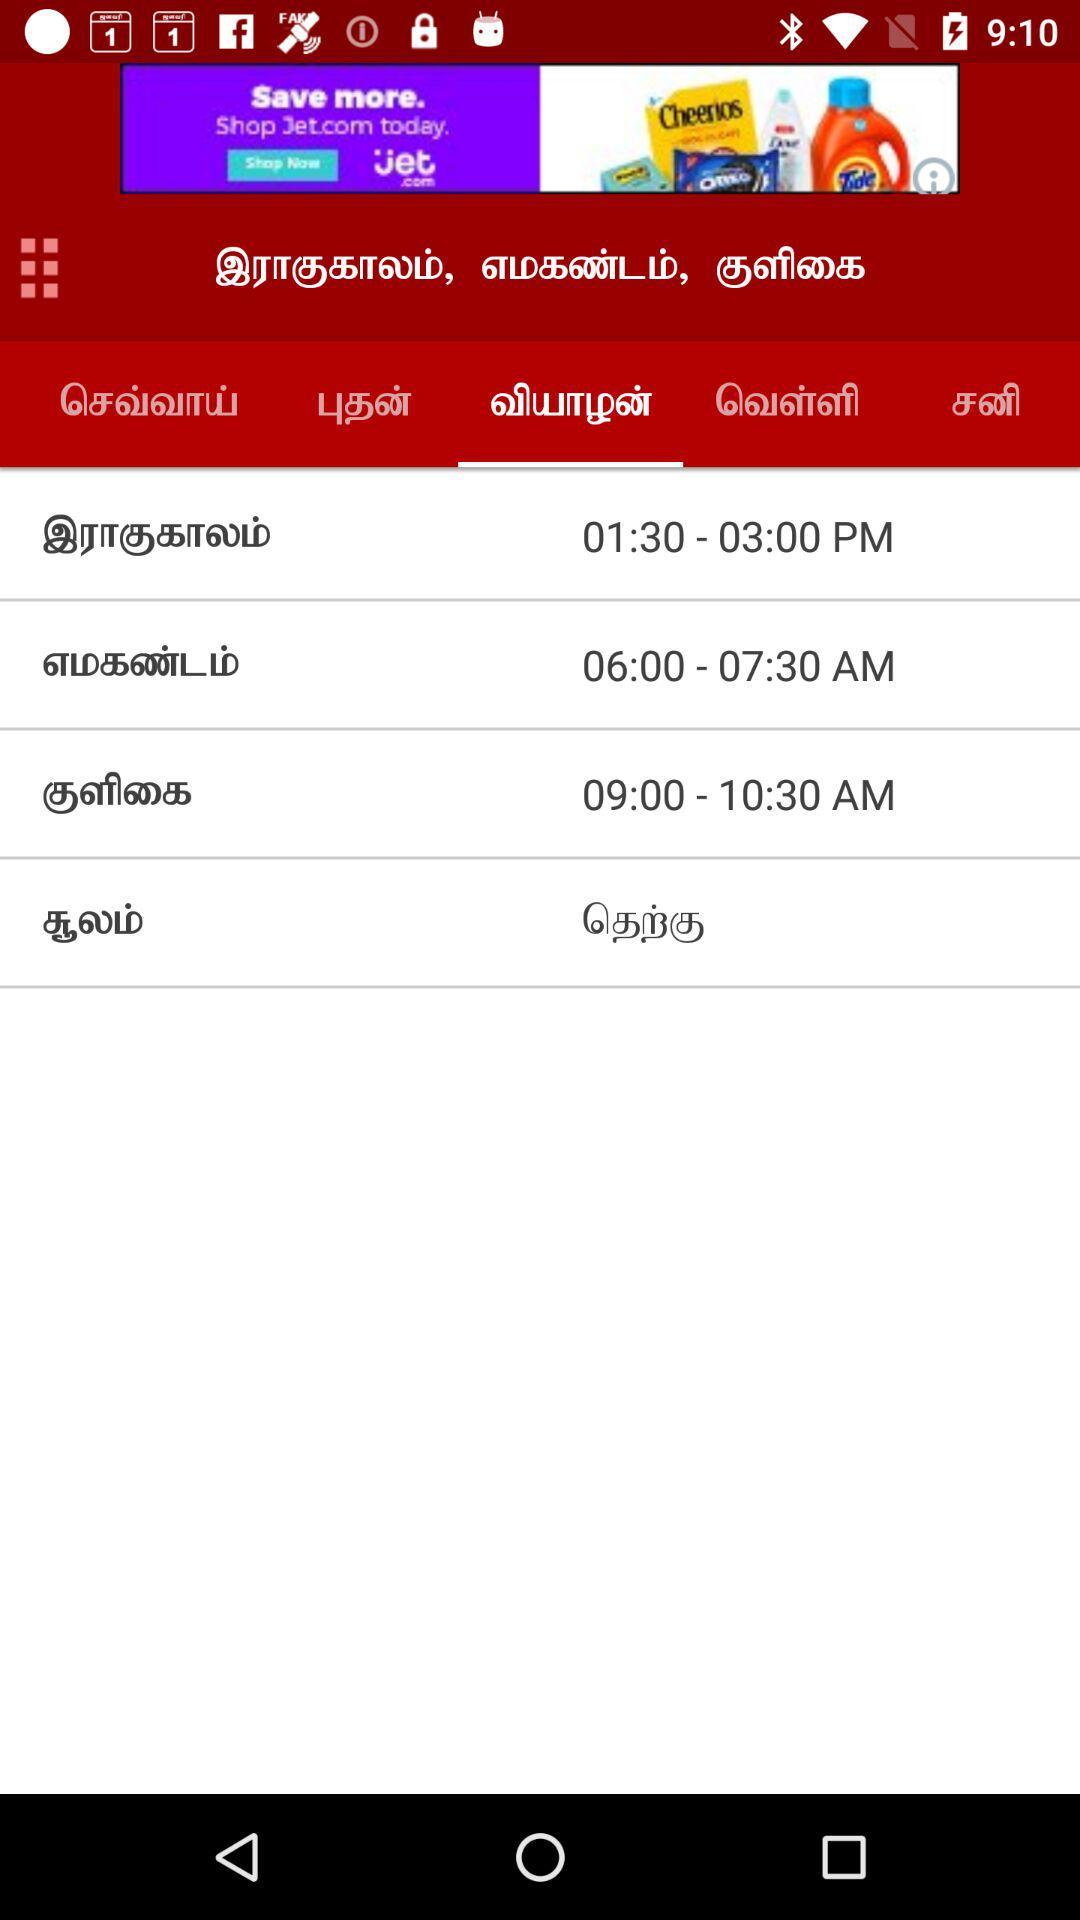 The width and height of the screenshot is (1080, 1920). I want to click on pop up advertisement, so click(540, 127).